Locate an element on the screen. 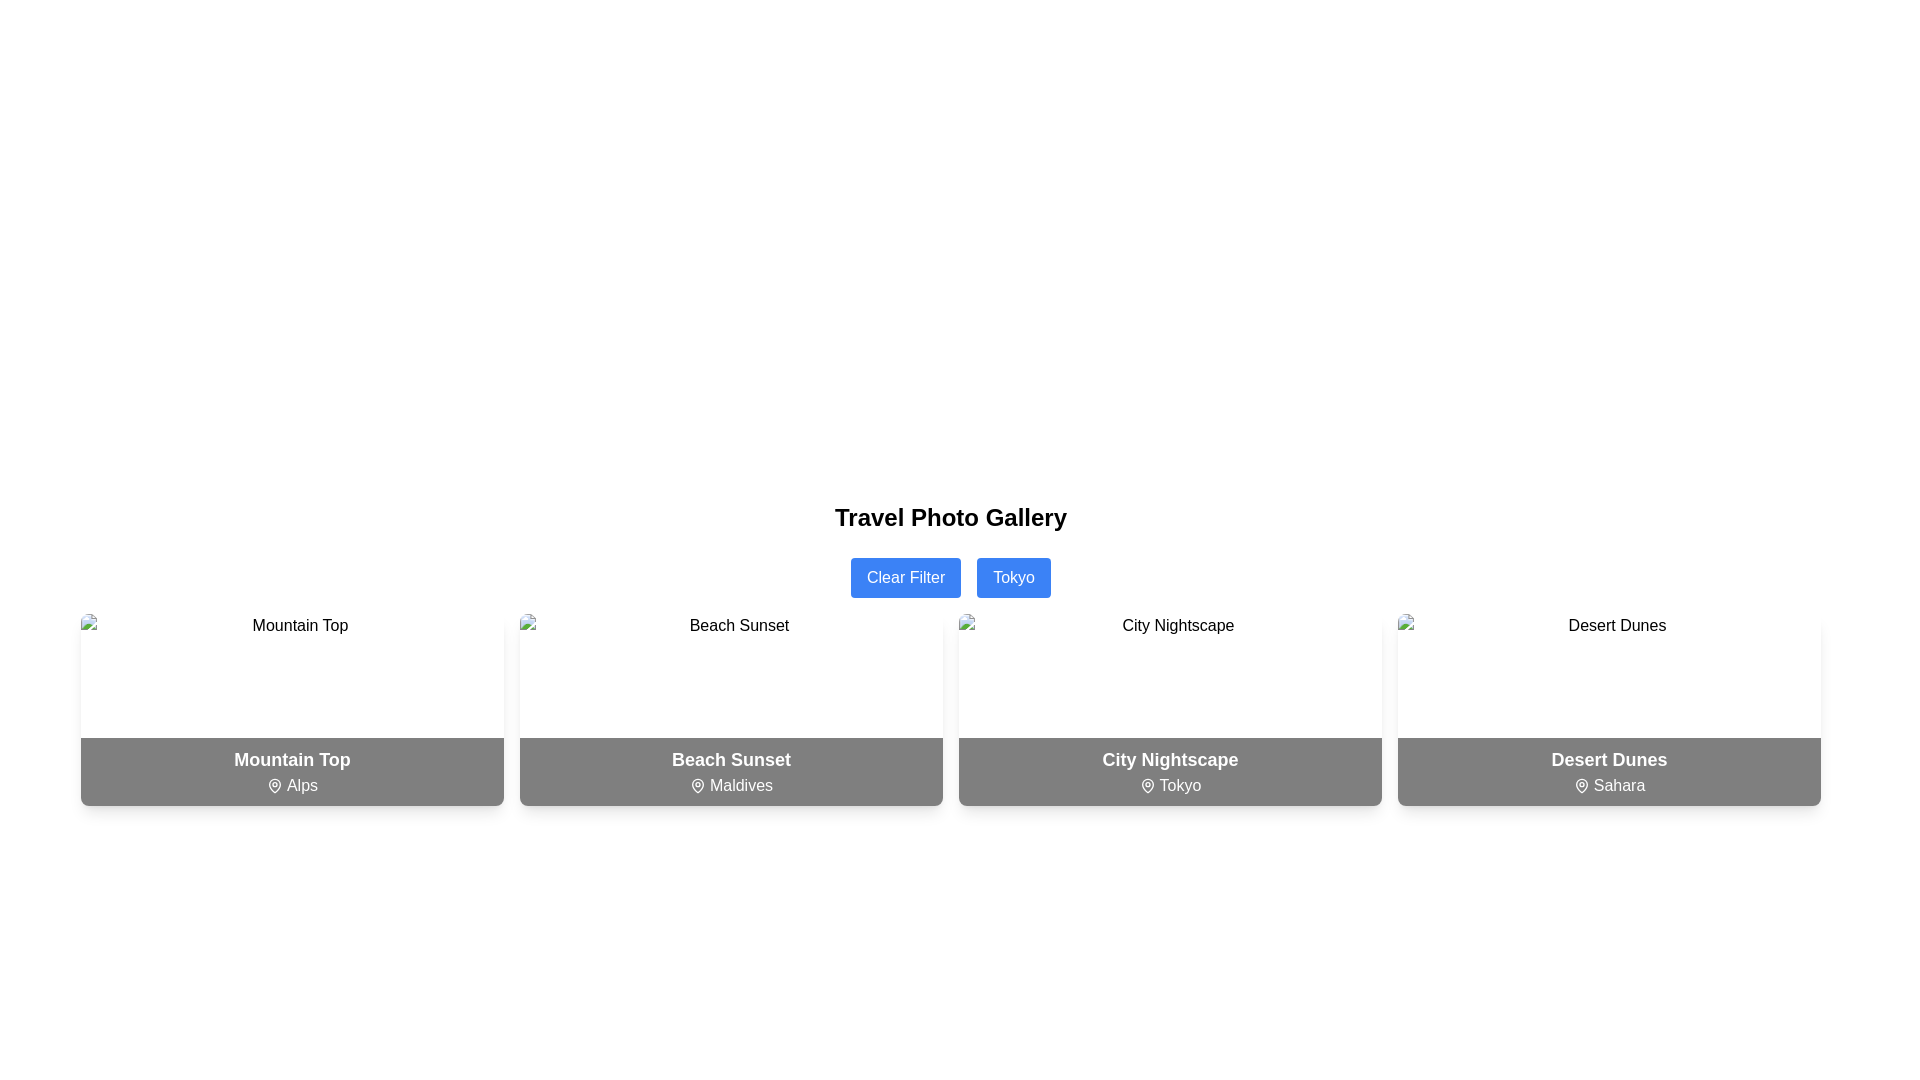  contents of the Text Label indicating 'Beach Sunset', which is positioned at the bottom-center of the card and above the text 'Maldives' is located at coordinates (730, 759).